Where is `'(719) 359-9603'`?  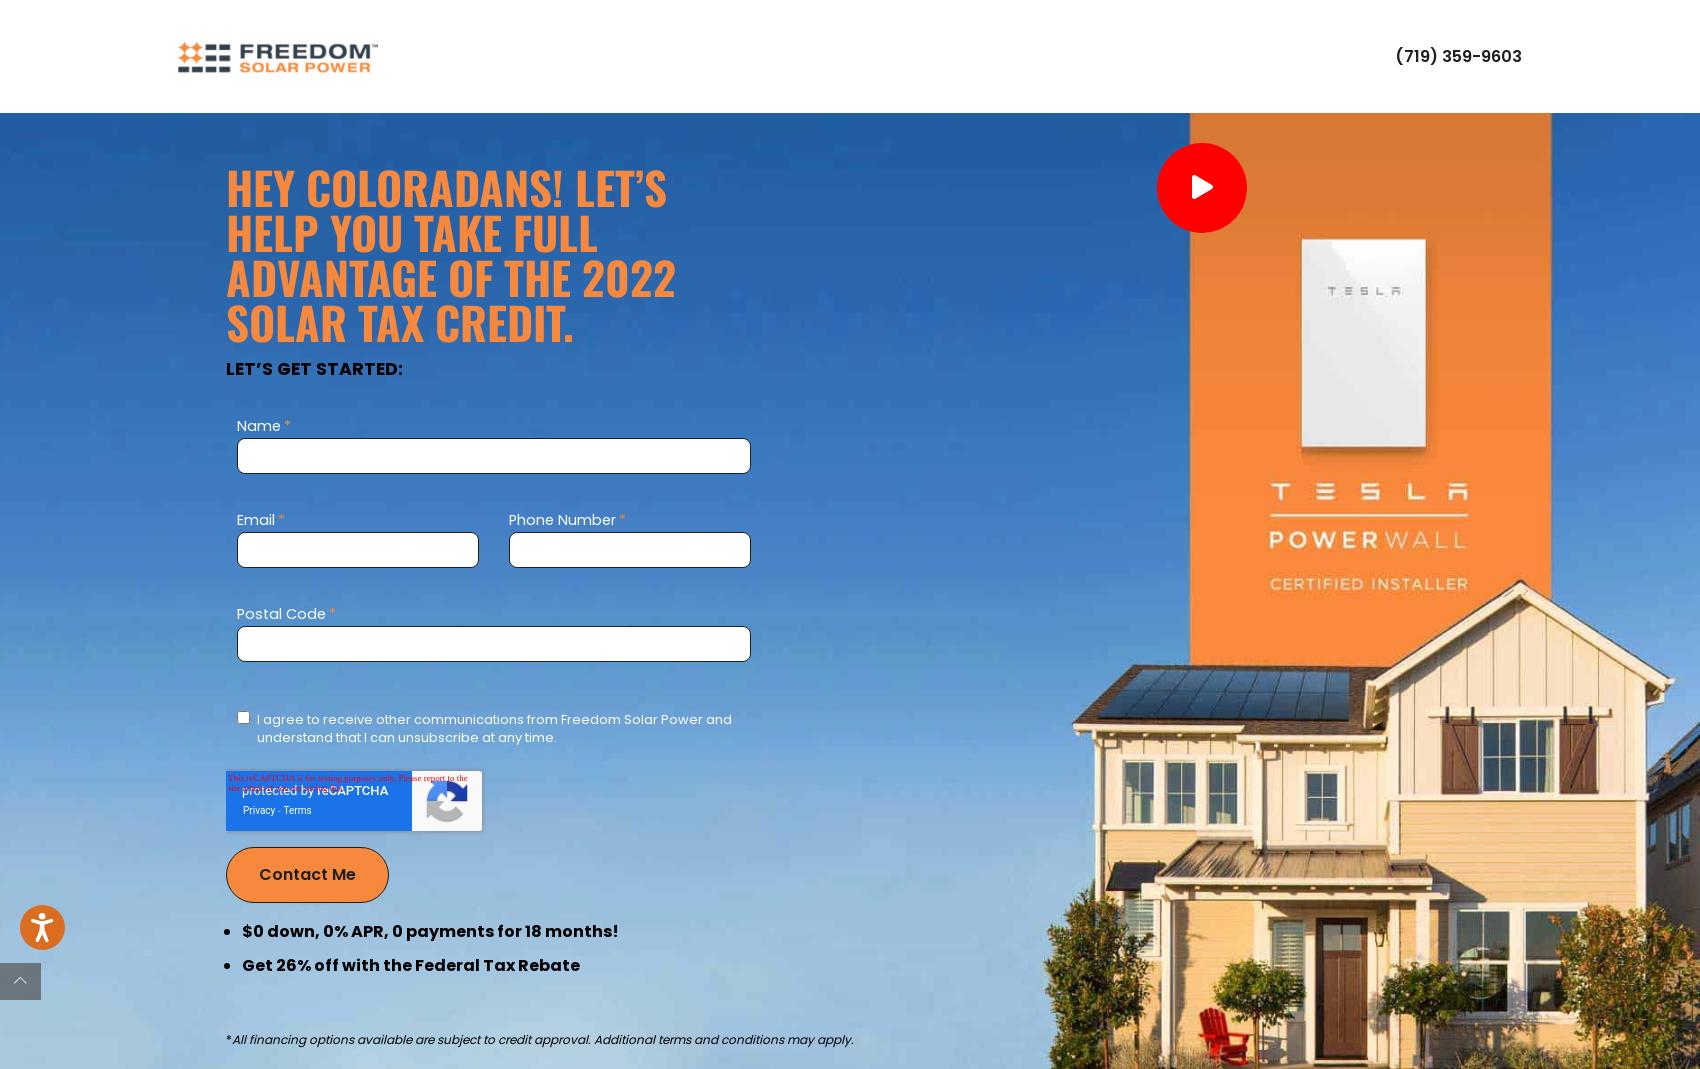
'(719) 359-9603' is located at coordinates (1457, 54).